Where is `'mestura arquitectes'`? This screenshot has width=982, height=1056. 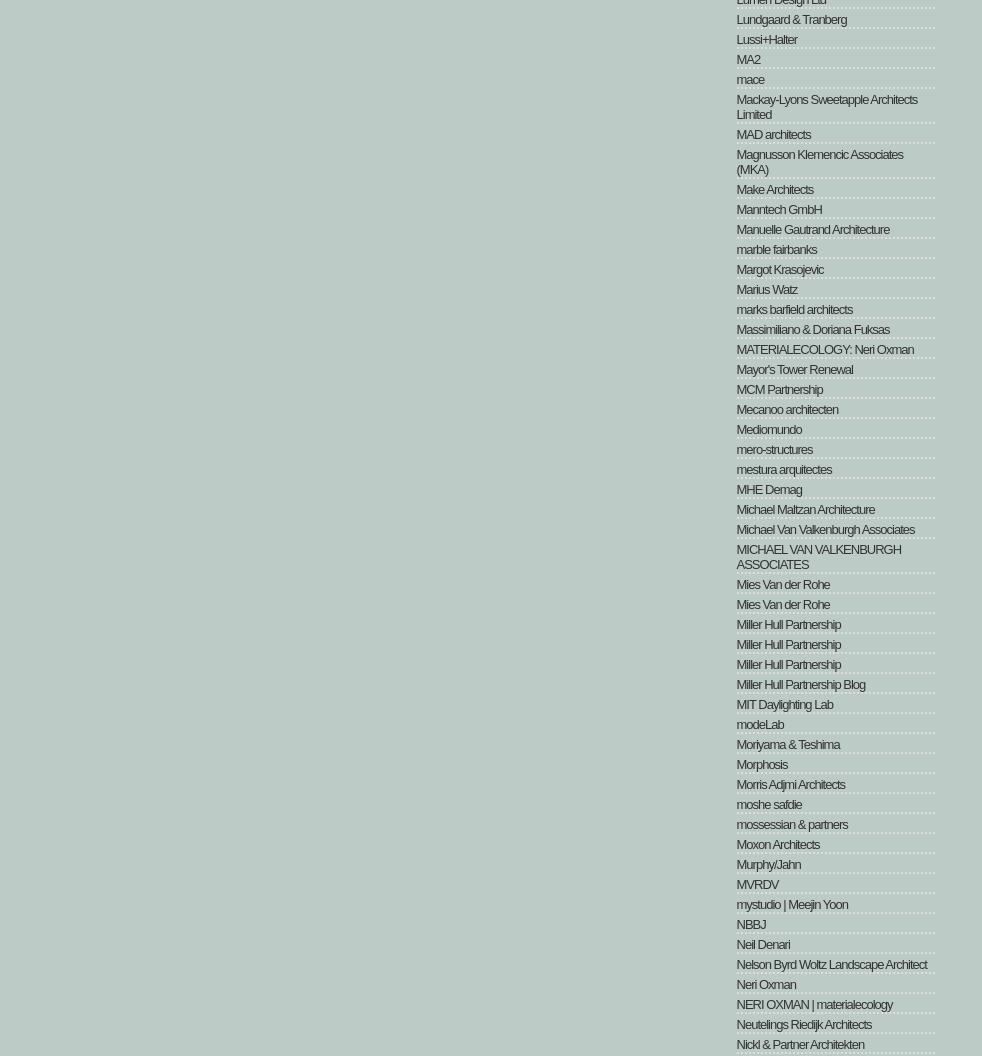
'mestura arquitectes' is located at coordinates (735, 468).